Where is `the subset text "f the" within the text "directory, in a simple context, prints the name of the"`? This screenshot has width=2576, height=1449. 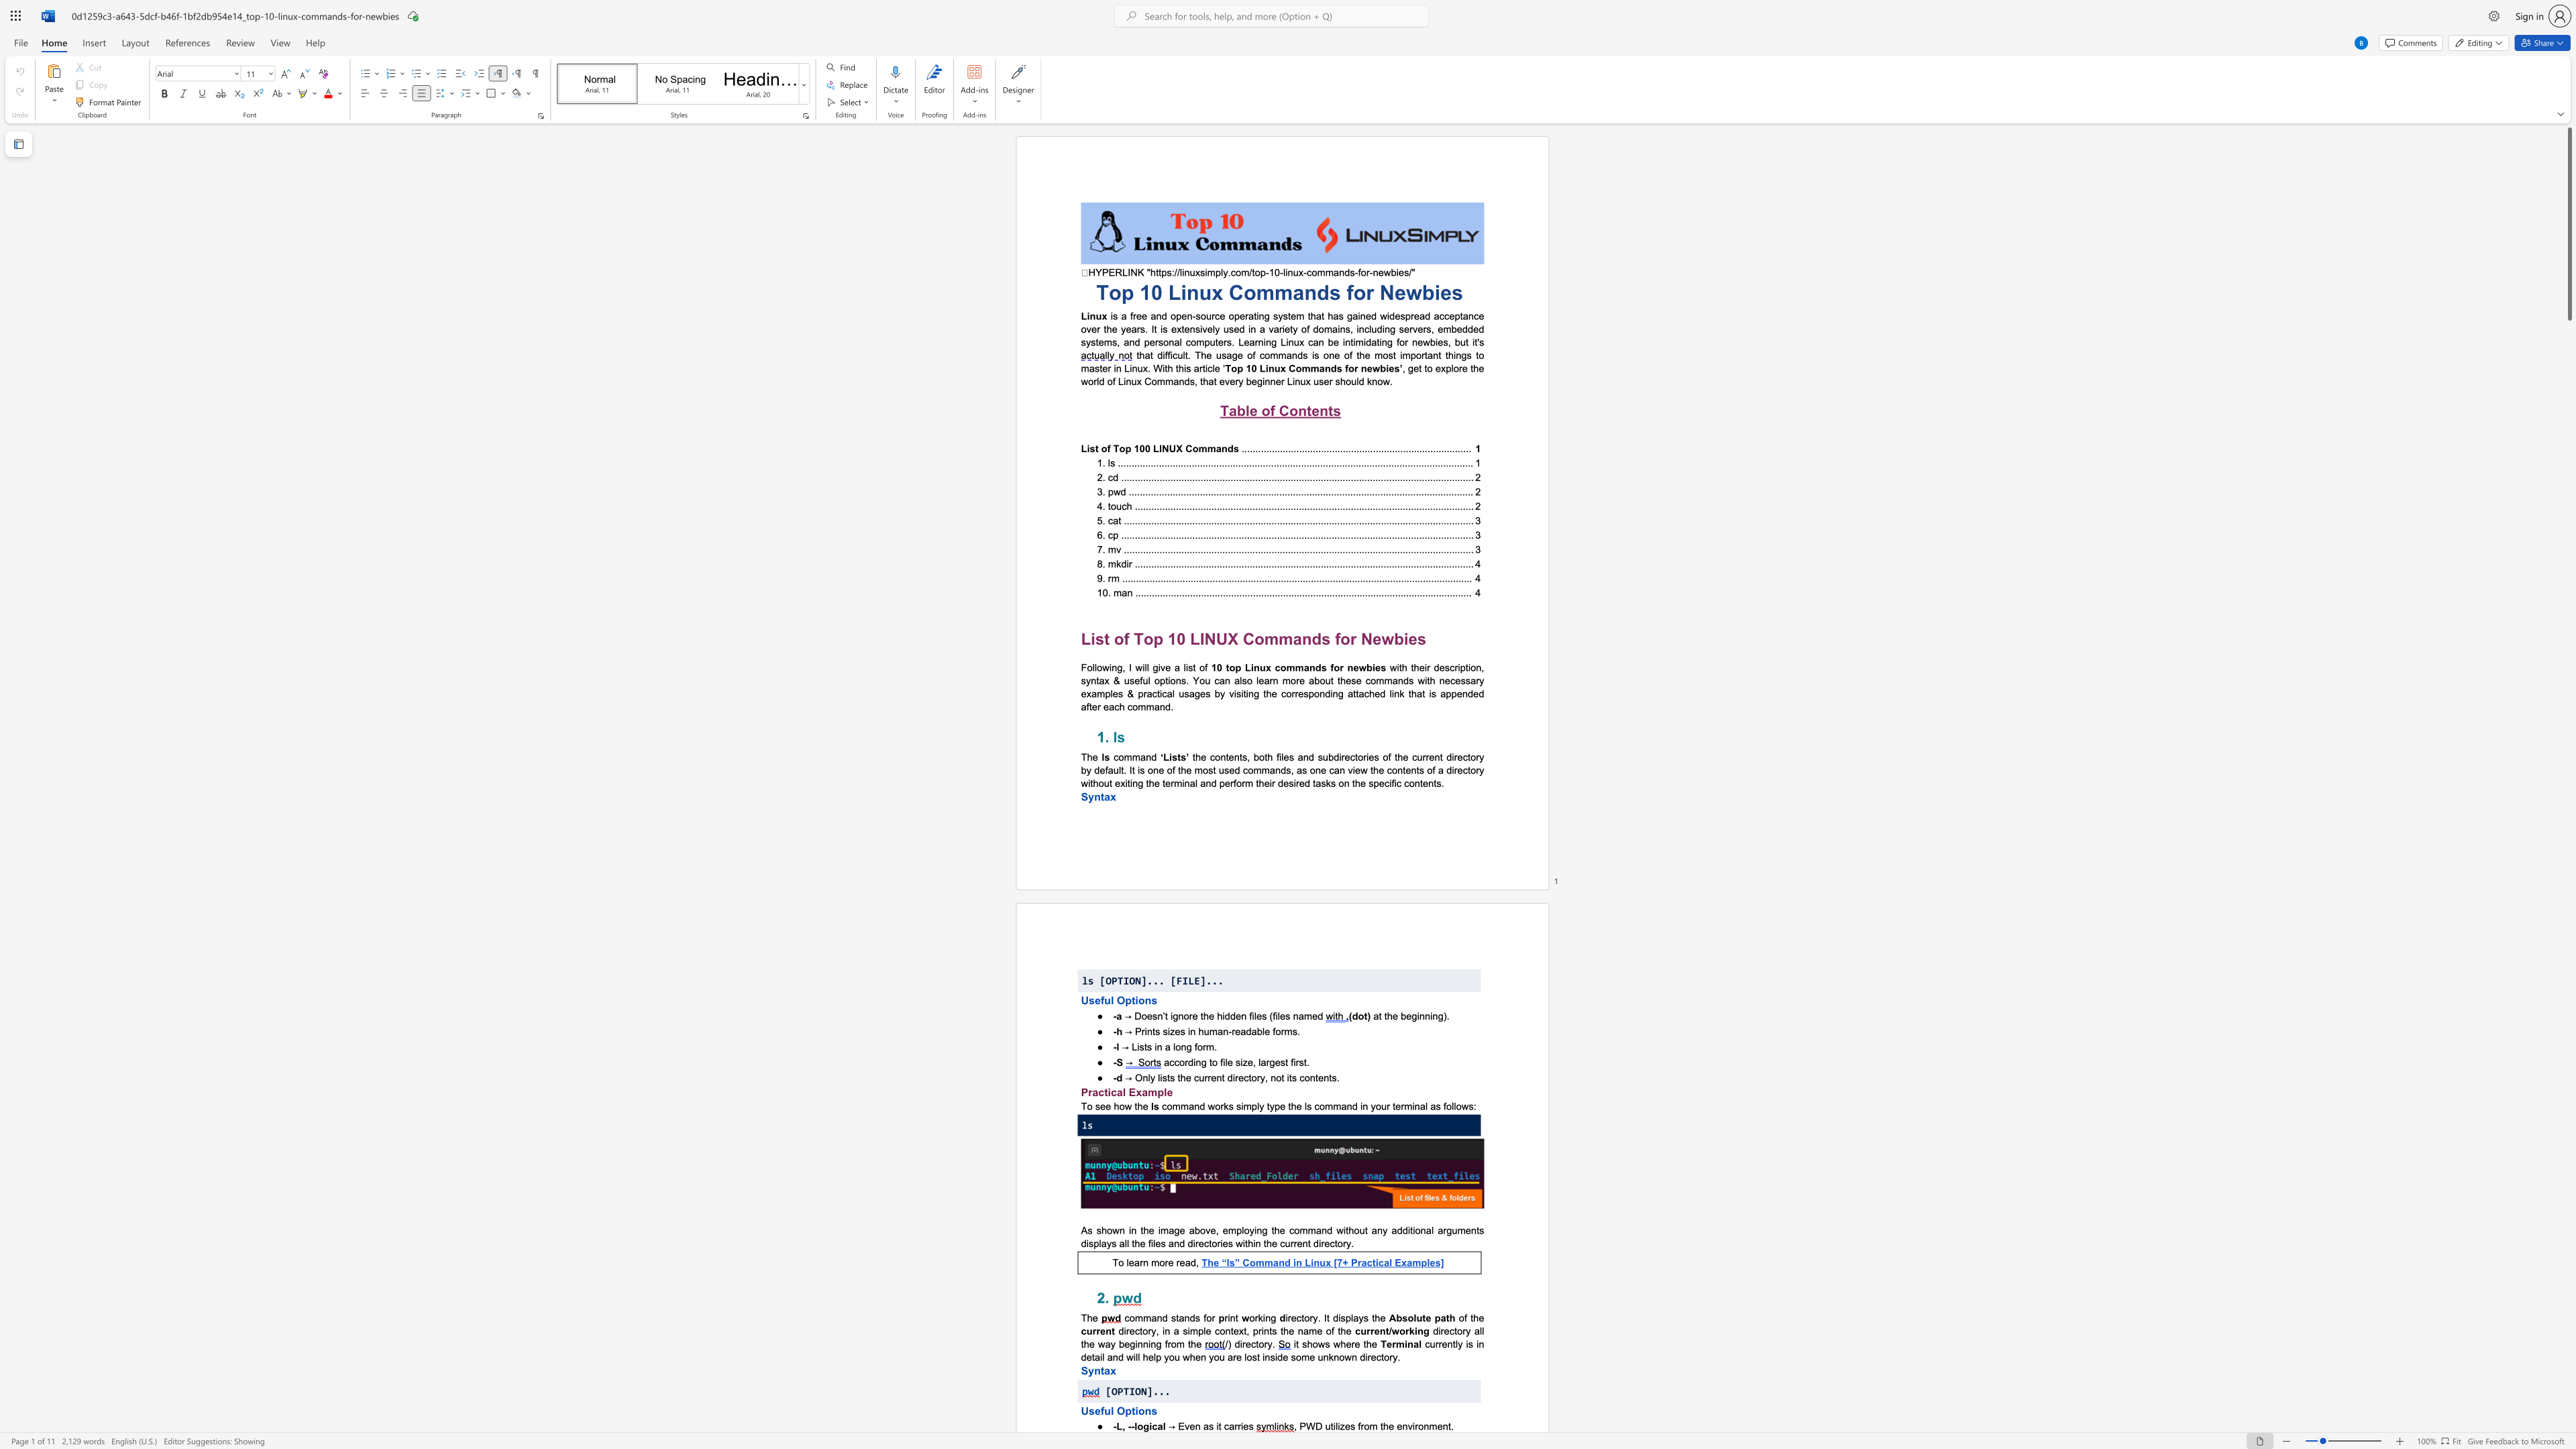
the subset text "f the" within the text "directory, in a simple context, prints the name of the" is located at coordinates (1331, 1330).